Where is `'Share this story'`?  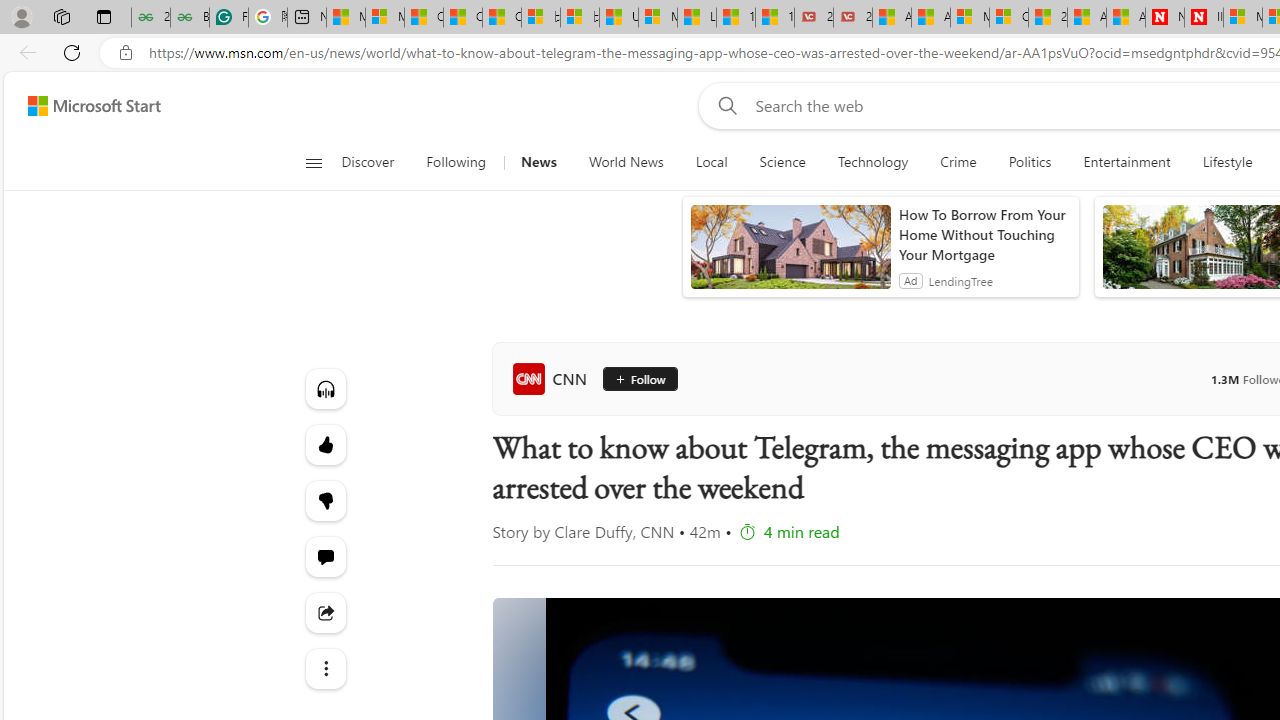
'Share this story' is located at coordinates (325, 612).